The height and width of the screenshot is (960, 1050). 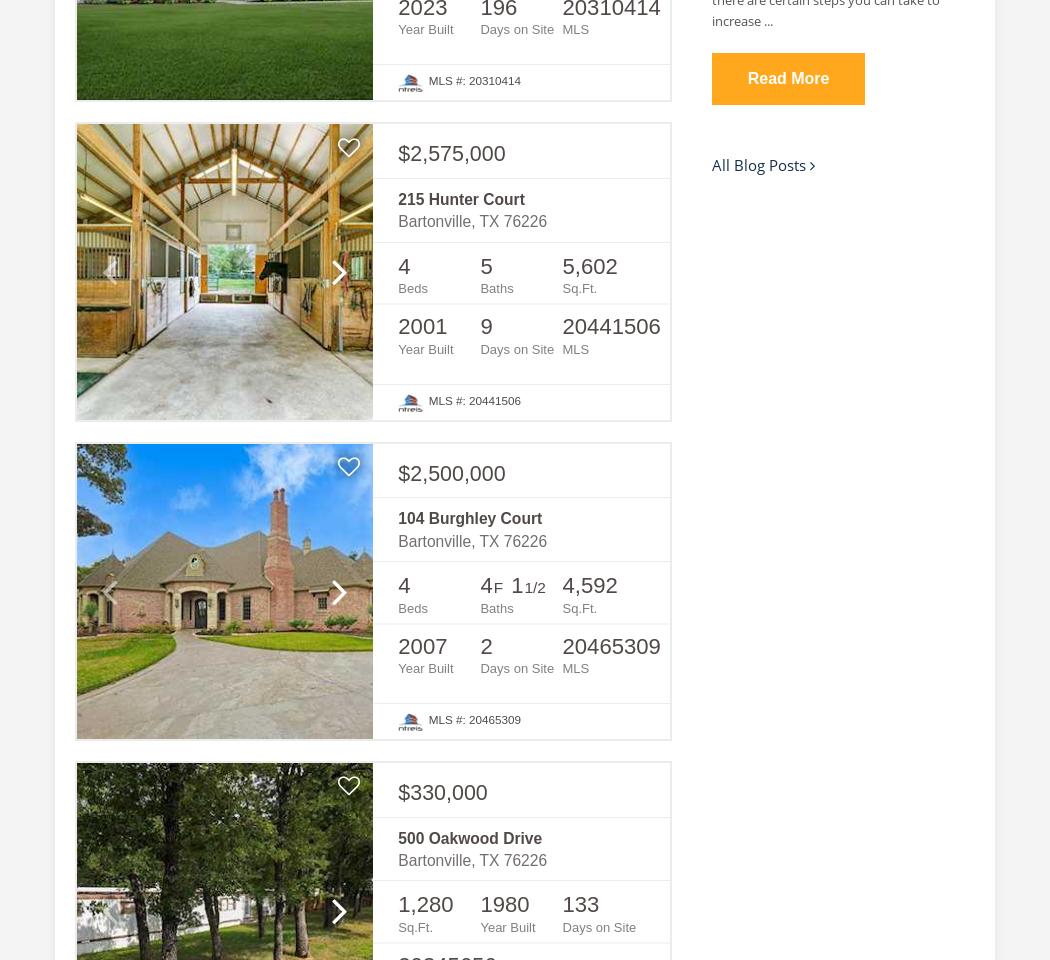 What do you see at coordinates (497, 586) in the screenshot?
I see `'F'` at bounding box center [497, 586].